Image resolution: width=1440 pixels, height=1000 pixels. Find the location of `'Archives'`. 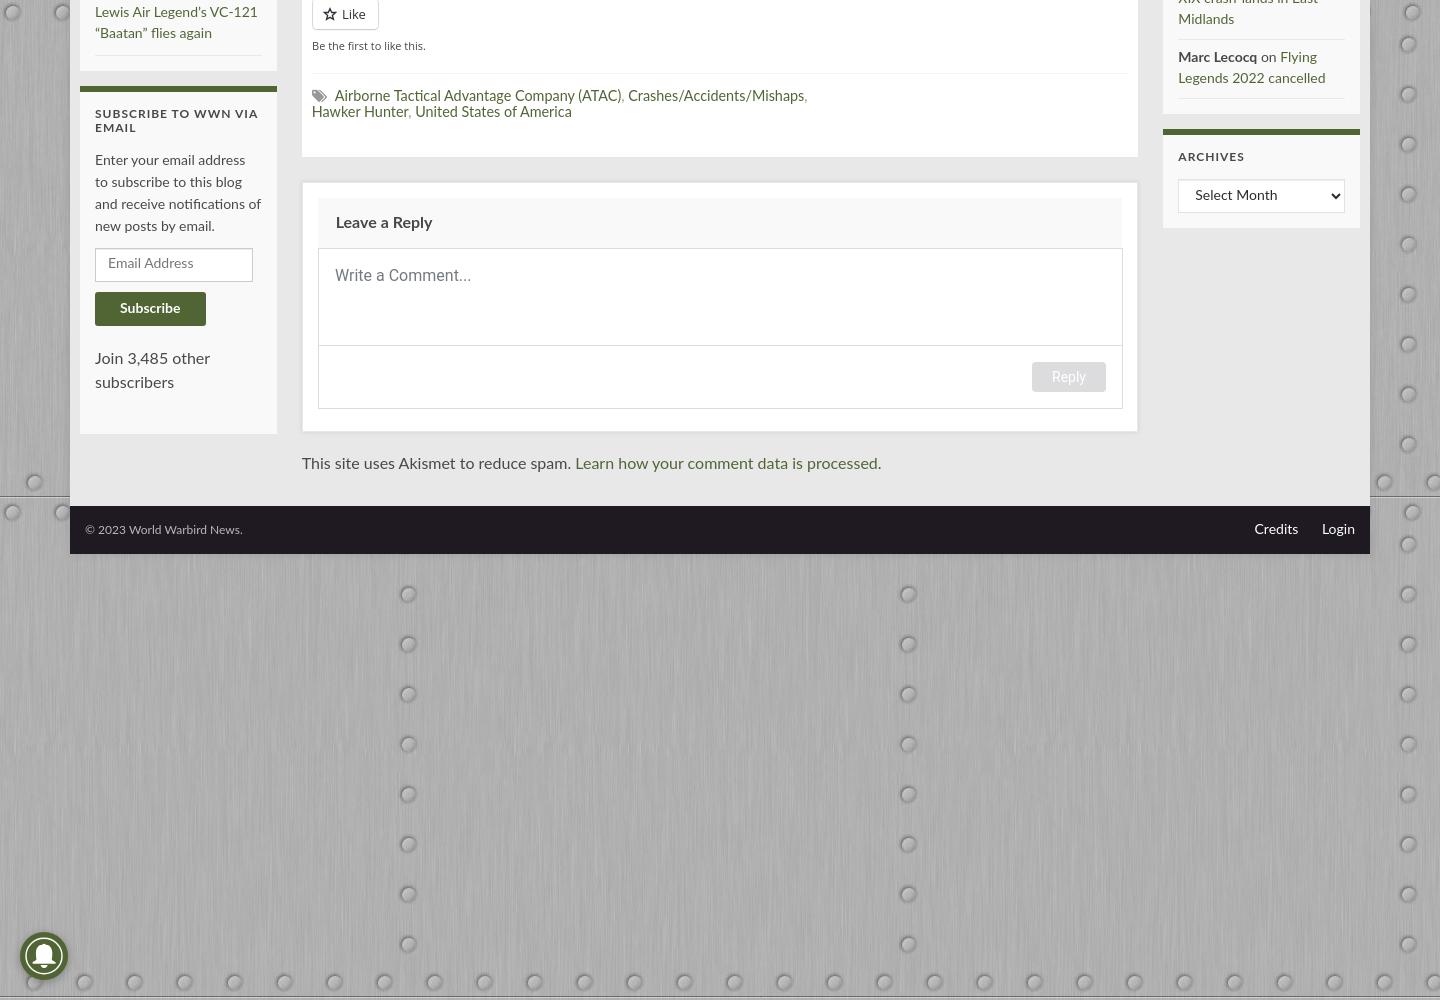

'Archives' is located at coordinates (1178, 156).